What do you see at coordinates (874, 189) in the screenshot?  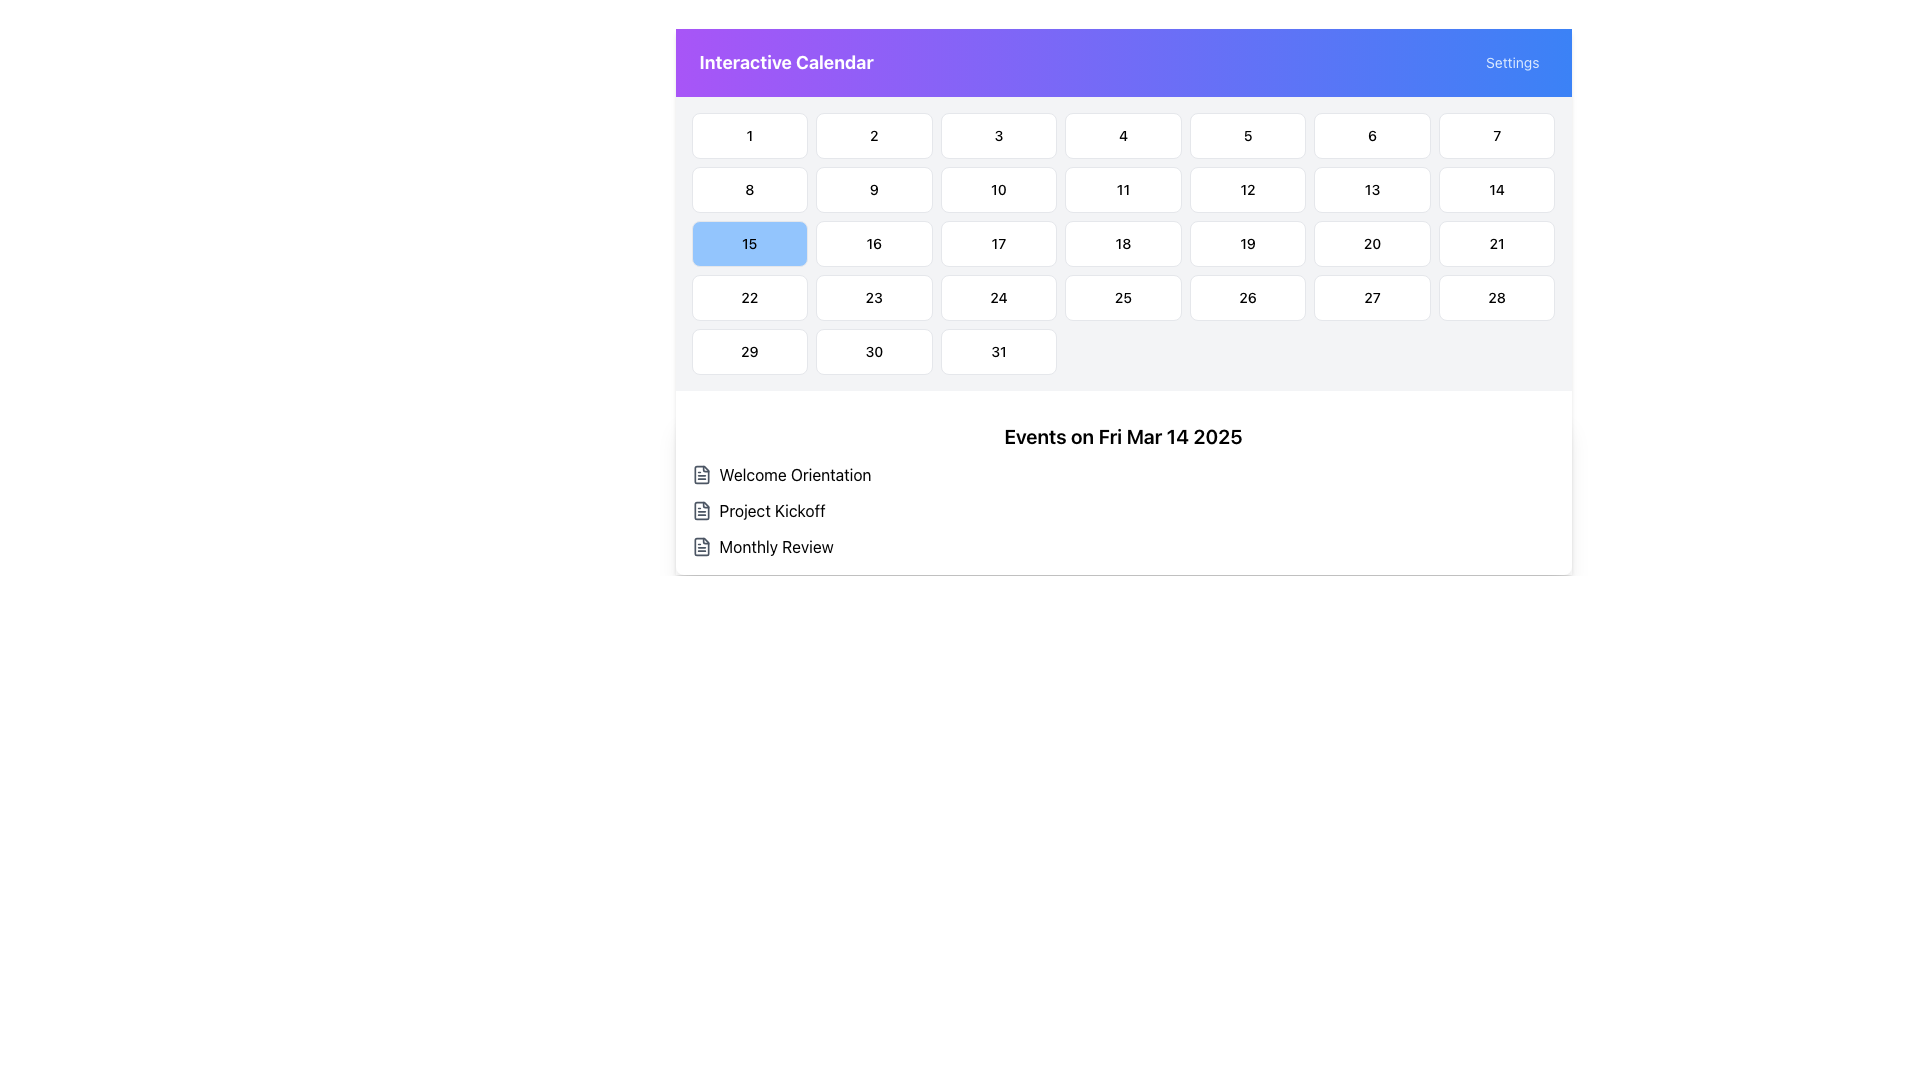 I see `the calendar date button displaying the number '9'` at bounding box center [874, 189].